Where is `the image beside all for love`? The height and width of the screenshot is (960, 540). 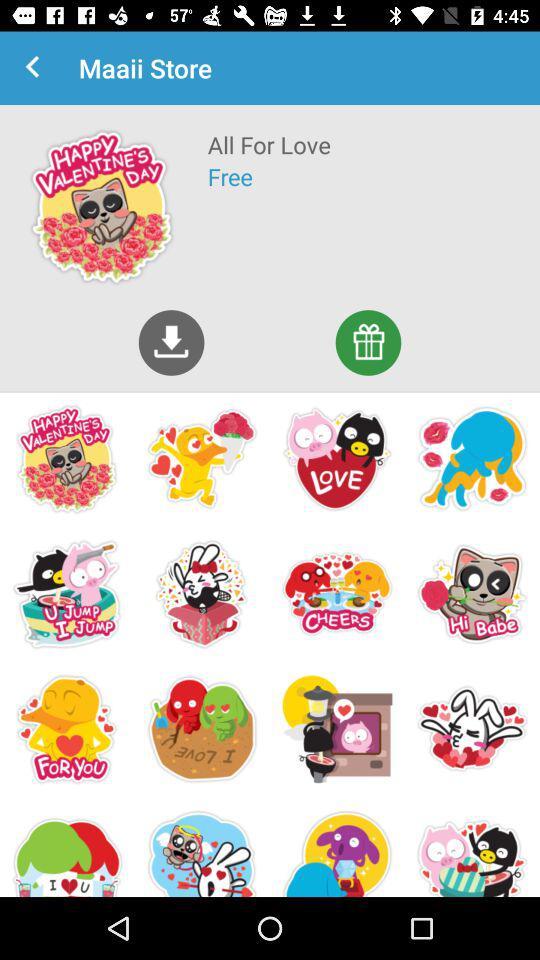 the image beside all for love is located at coordinates (102, 207).